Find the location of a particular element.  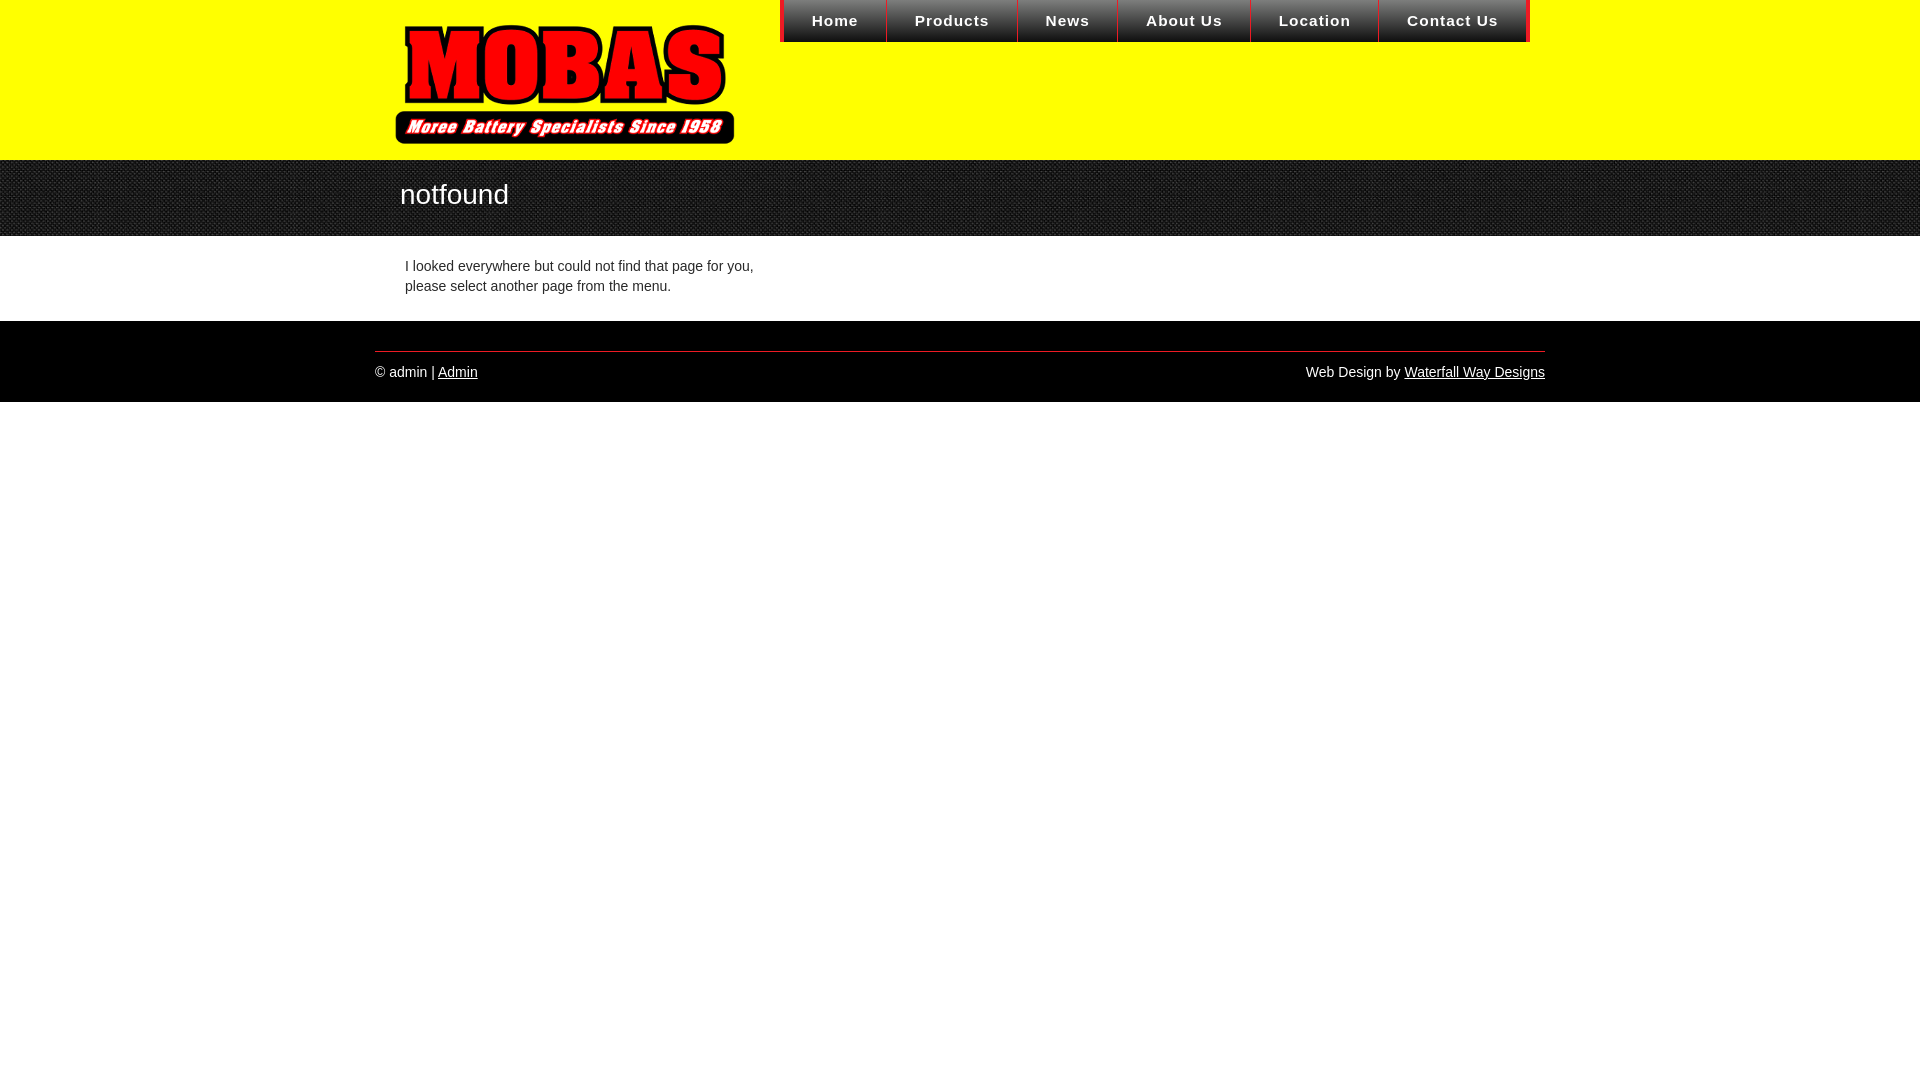

'Location' is located at coordinates (1315, 20).